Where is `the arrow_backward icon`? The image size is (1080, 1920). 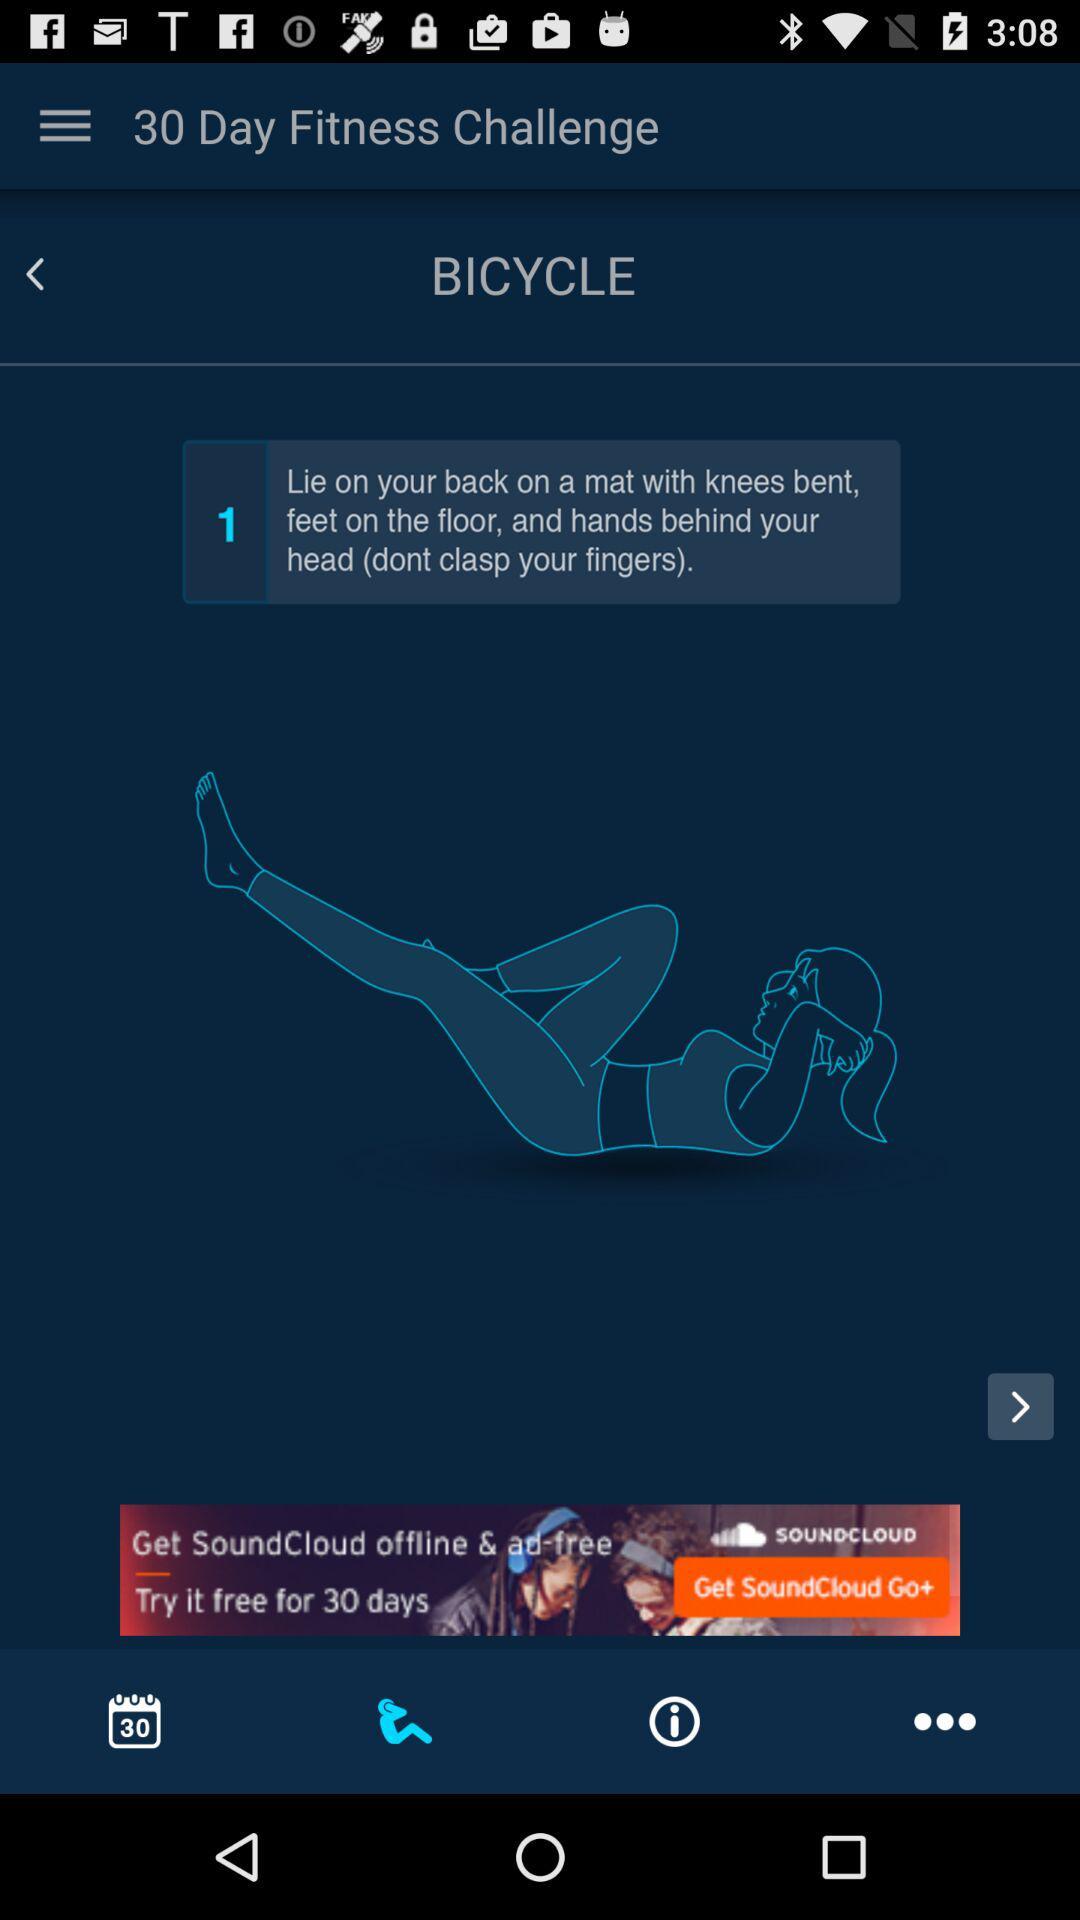
the arrow_backward icon is located at coordinates (58, 292).